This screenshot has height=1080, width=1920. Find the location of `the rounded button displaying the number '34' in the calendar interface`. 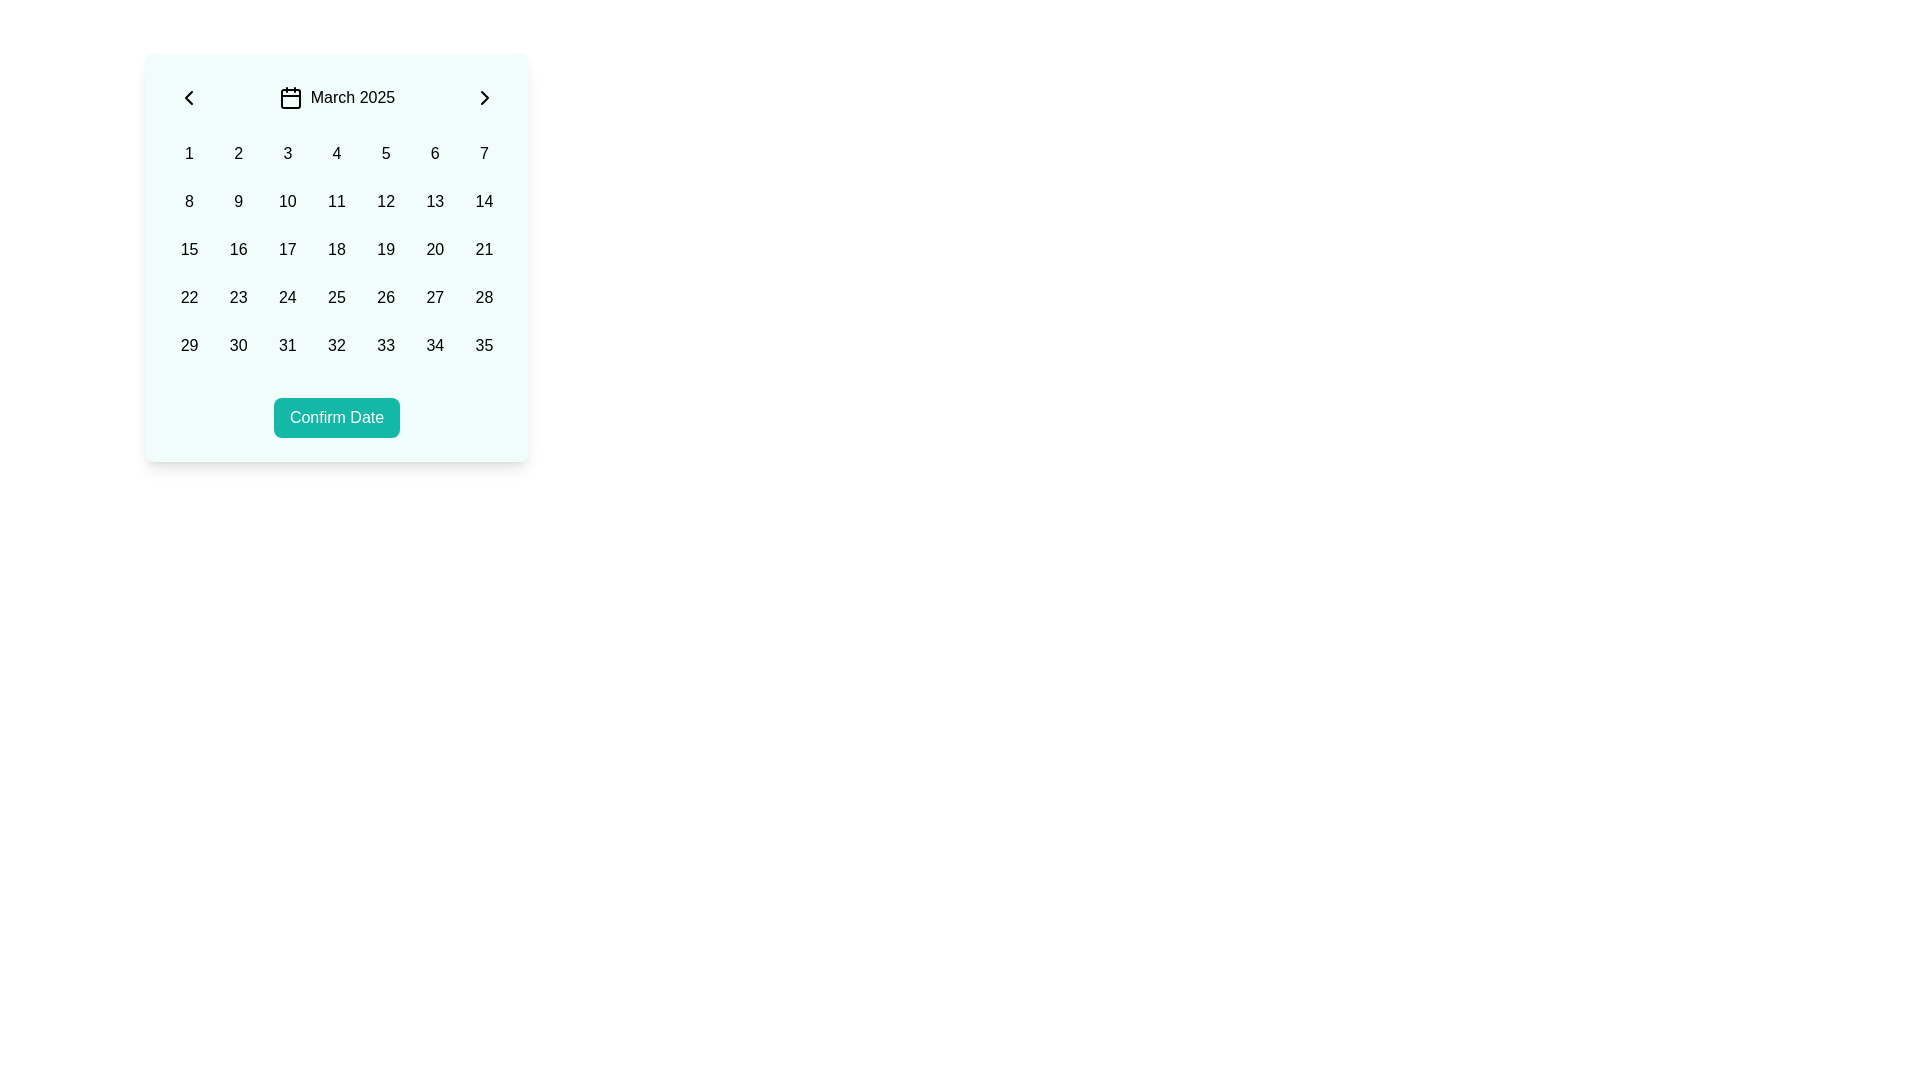

the rounded button displaying the number '34' in the calendar interface is located at coordinates (434, 345).